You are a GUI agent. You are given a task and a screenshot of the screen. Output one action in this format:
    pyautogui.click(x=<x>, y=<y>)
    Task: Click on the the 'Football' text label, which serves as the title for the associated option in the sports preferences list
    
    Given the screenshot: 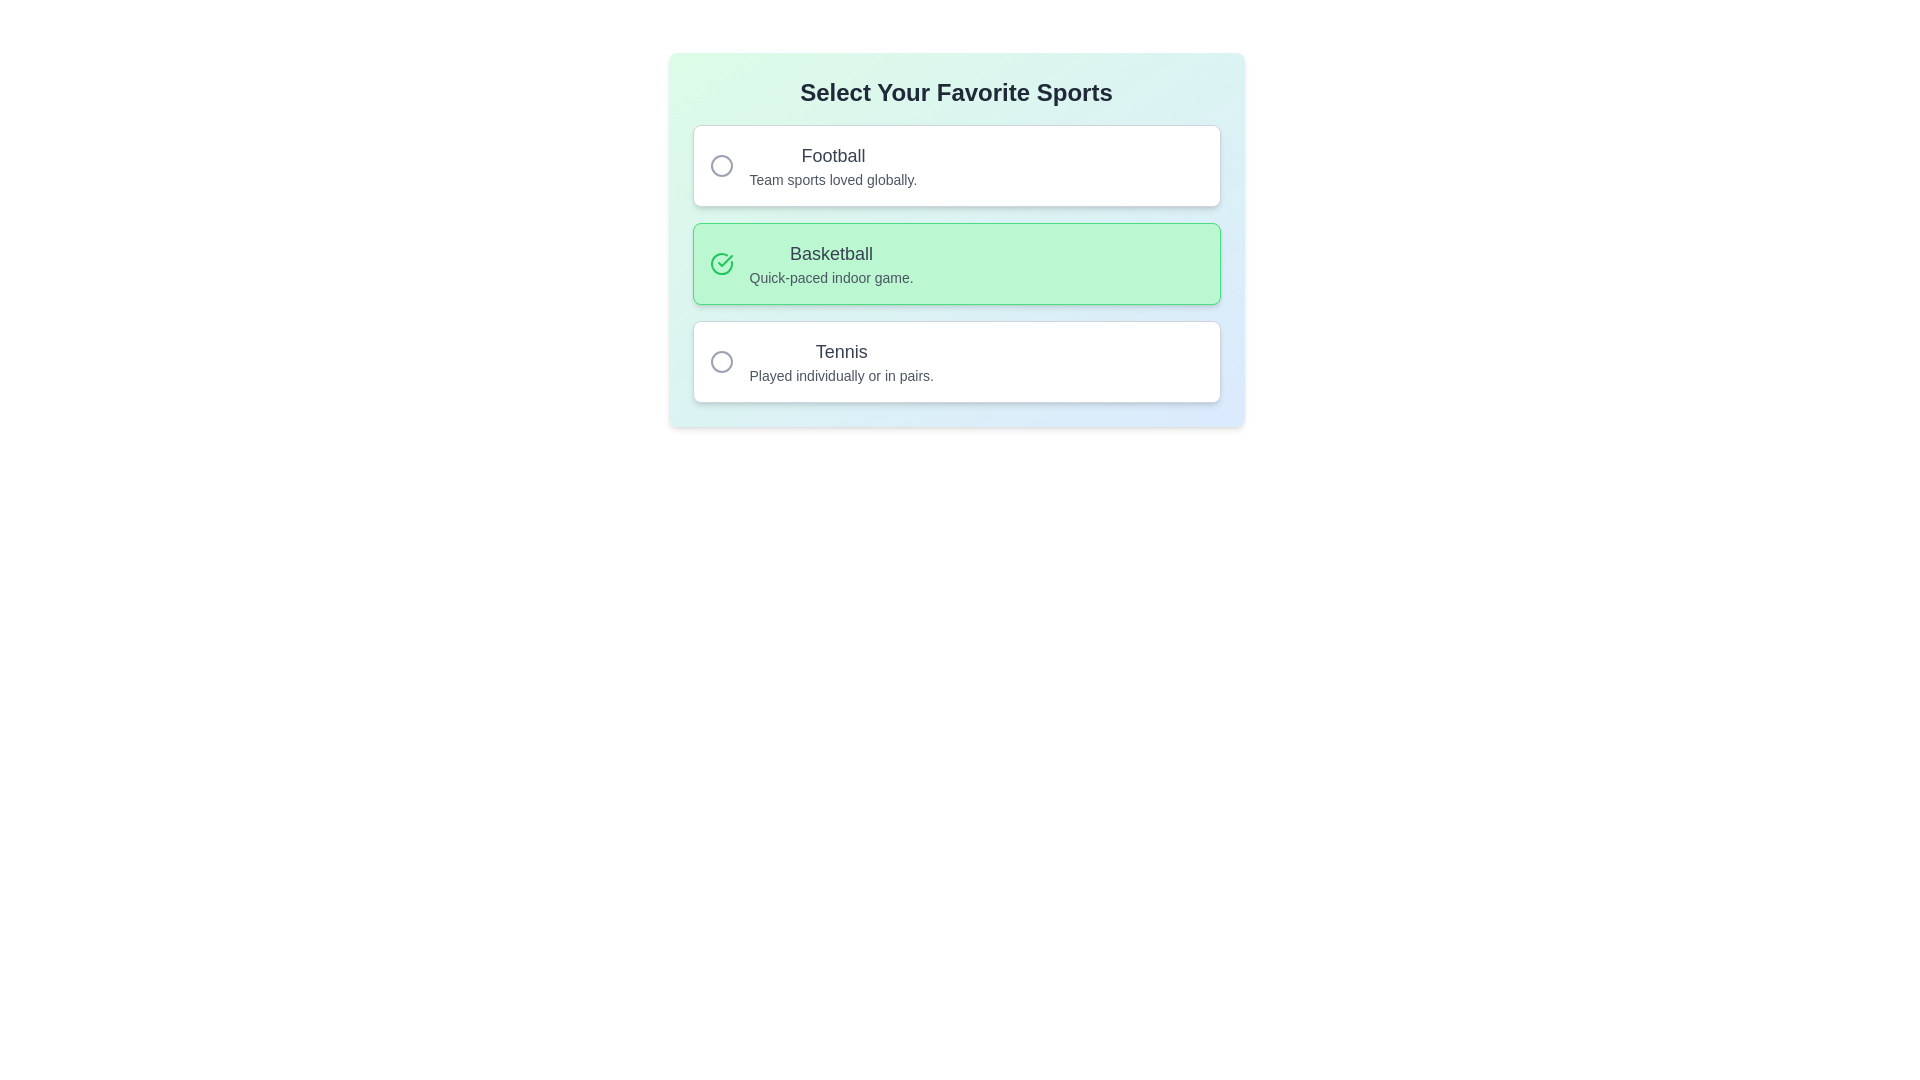 What is the action you would take?
    pyautogui.click(x=833, y=154)
    